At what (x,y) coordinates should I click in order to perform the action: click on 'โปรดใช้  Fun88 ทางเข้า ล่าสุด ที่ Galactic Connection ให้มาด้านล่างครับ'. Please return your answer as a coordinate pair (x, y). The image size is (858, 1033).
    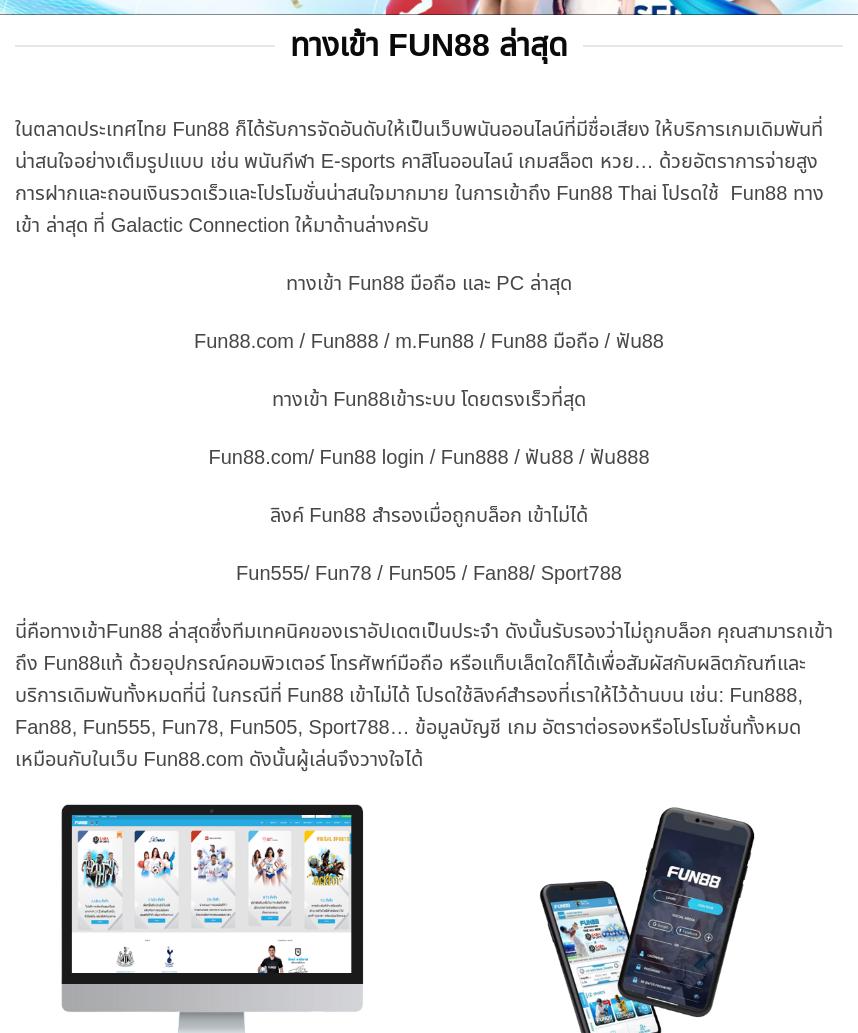
    Looking at the image, I should click on (417, 207).